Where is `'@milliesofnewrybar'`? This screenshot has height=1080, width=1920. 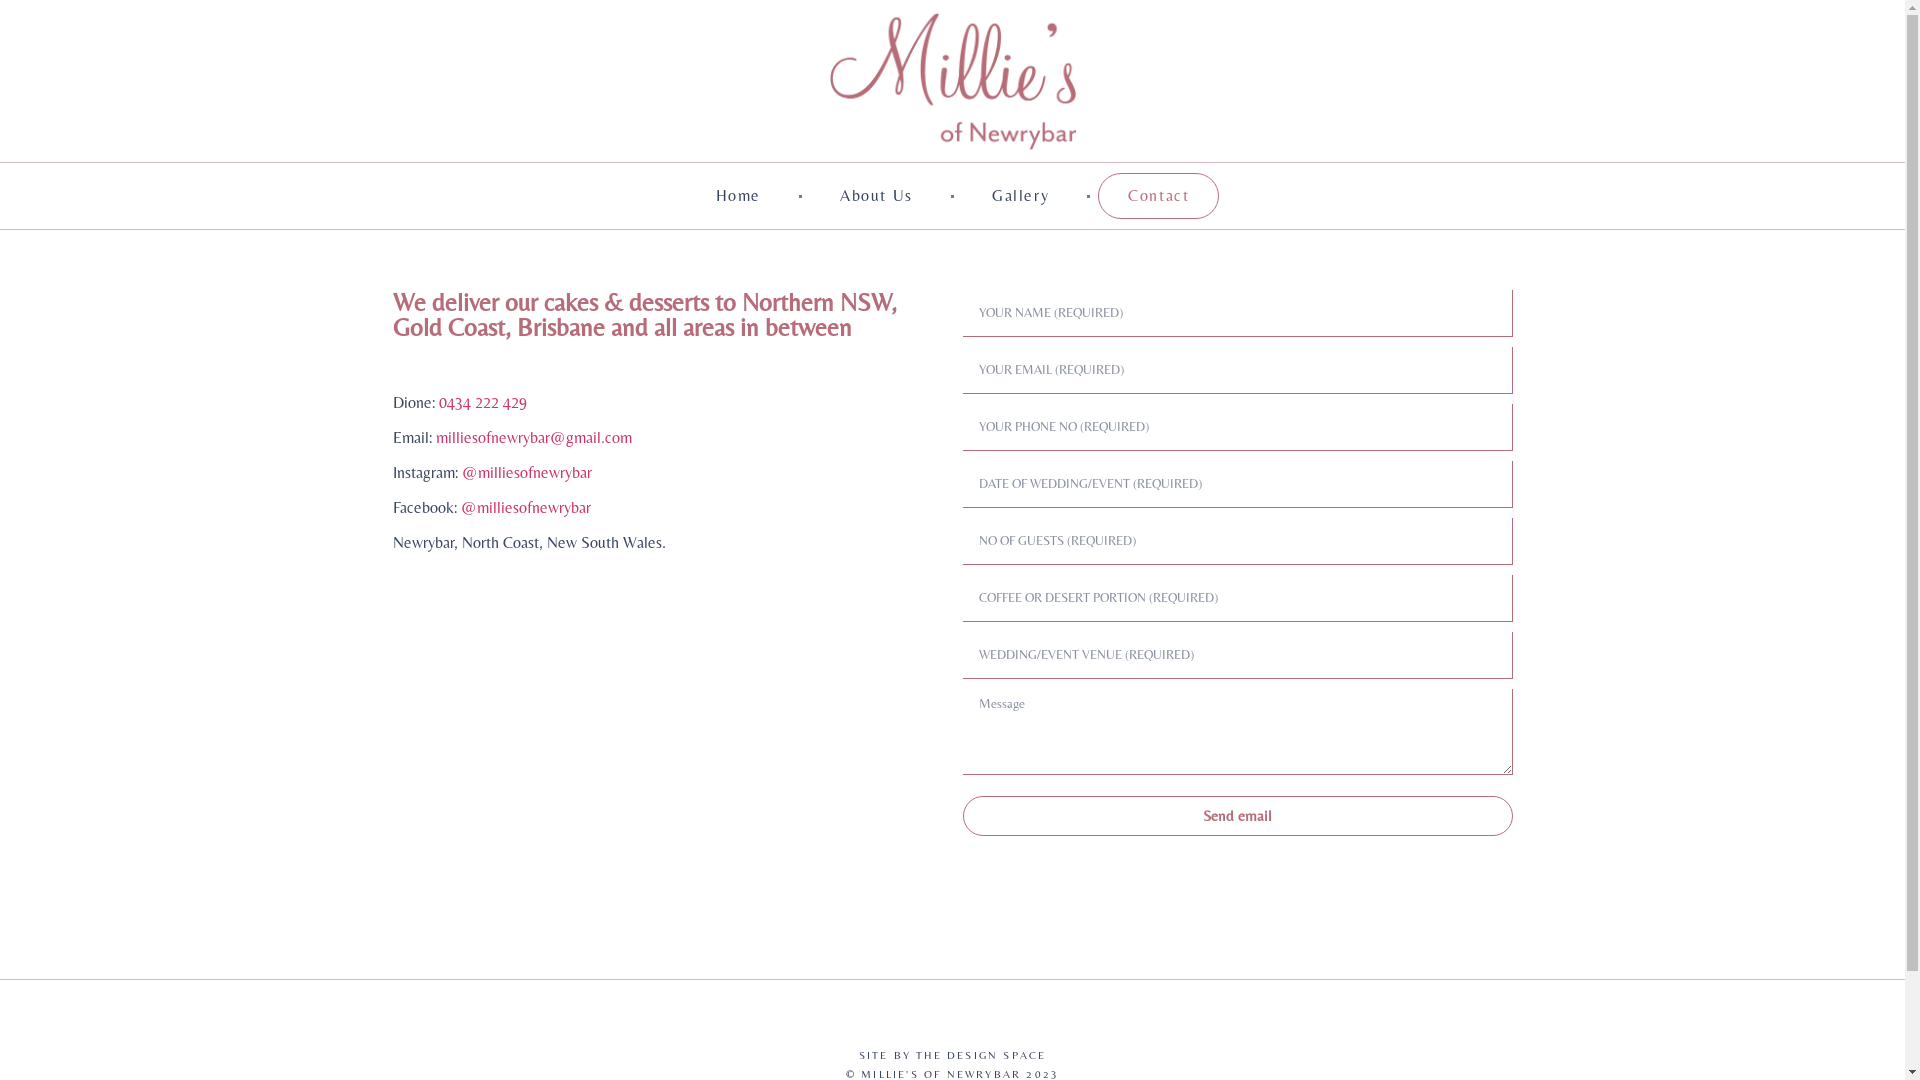 '@milliesofnewrybar' is located at coordinates (524, 506).